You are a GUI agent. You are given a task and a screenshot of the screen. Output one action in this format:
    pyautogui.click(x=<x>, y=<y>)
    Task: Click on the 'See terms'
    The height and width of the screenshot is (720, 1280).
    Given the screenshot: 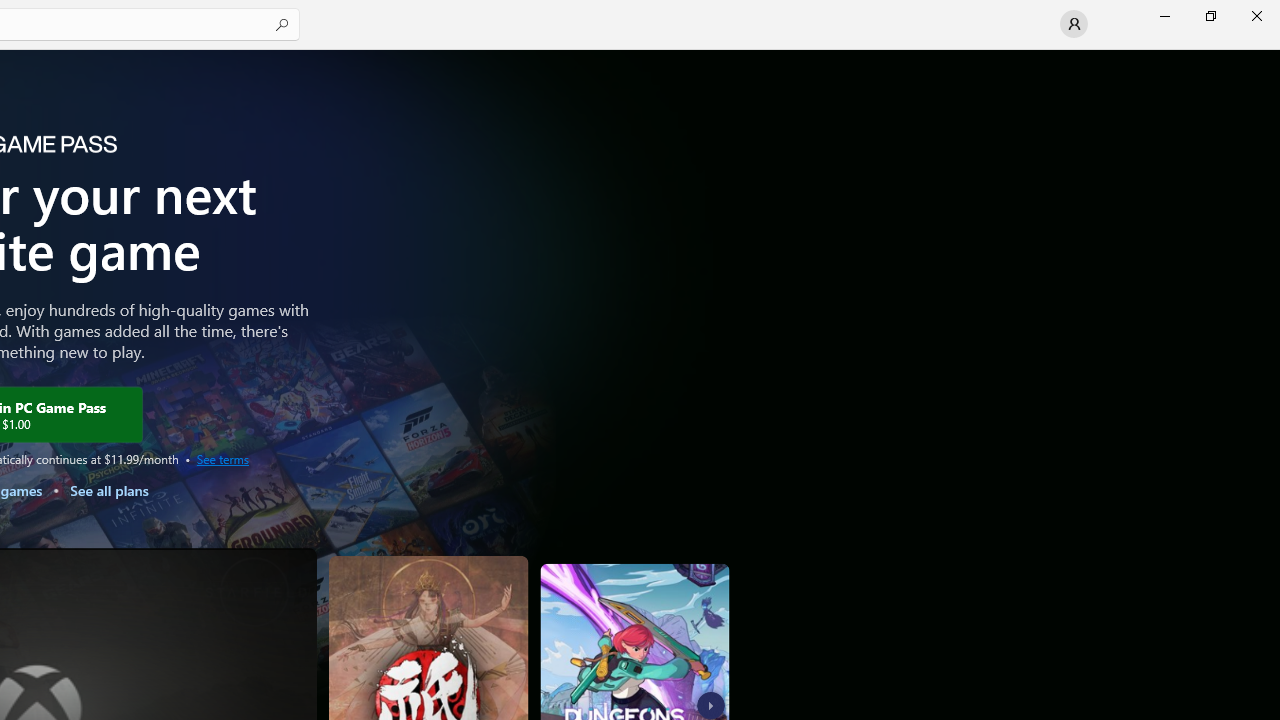 What is the action you would take?
    pyautogui.click(x=222, y=458)
    